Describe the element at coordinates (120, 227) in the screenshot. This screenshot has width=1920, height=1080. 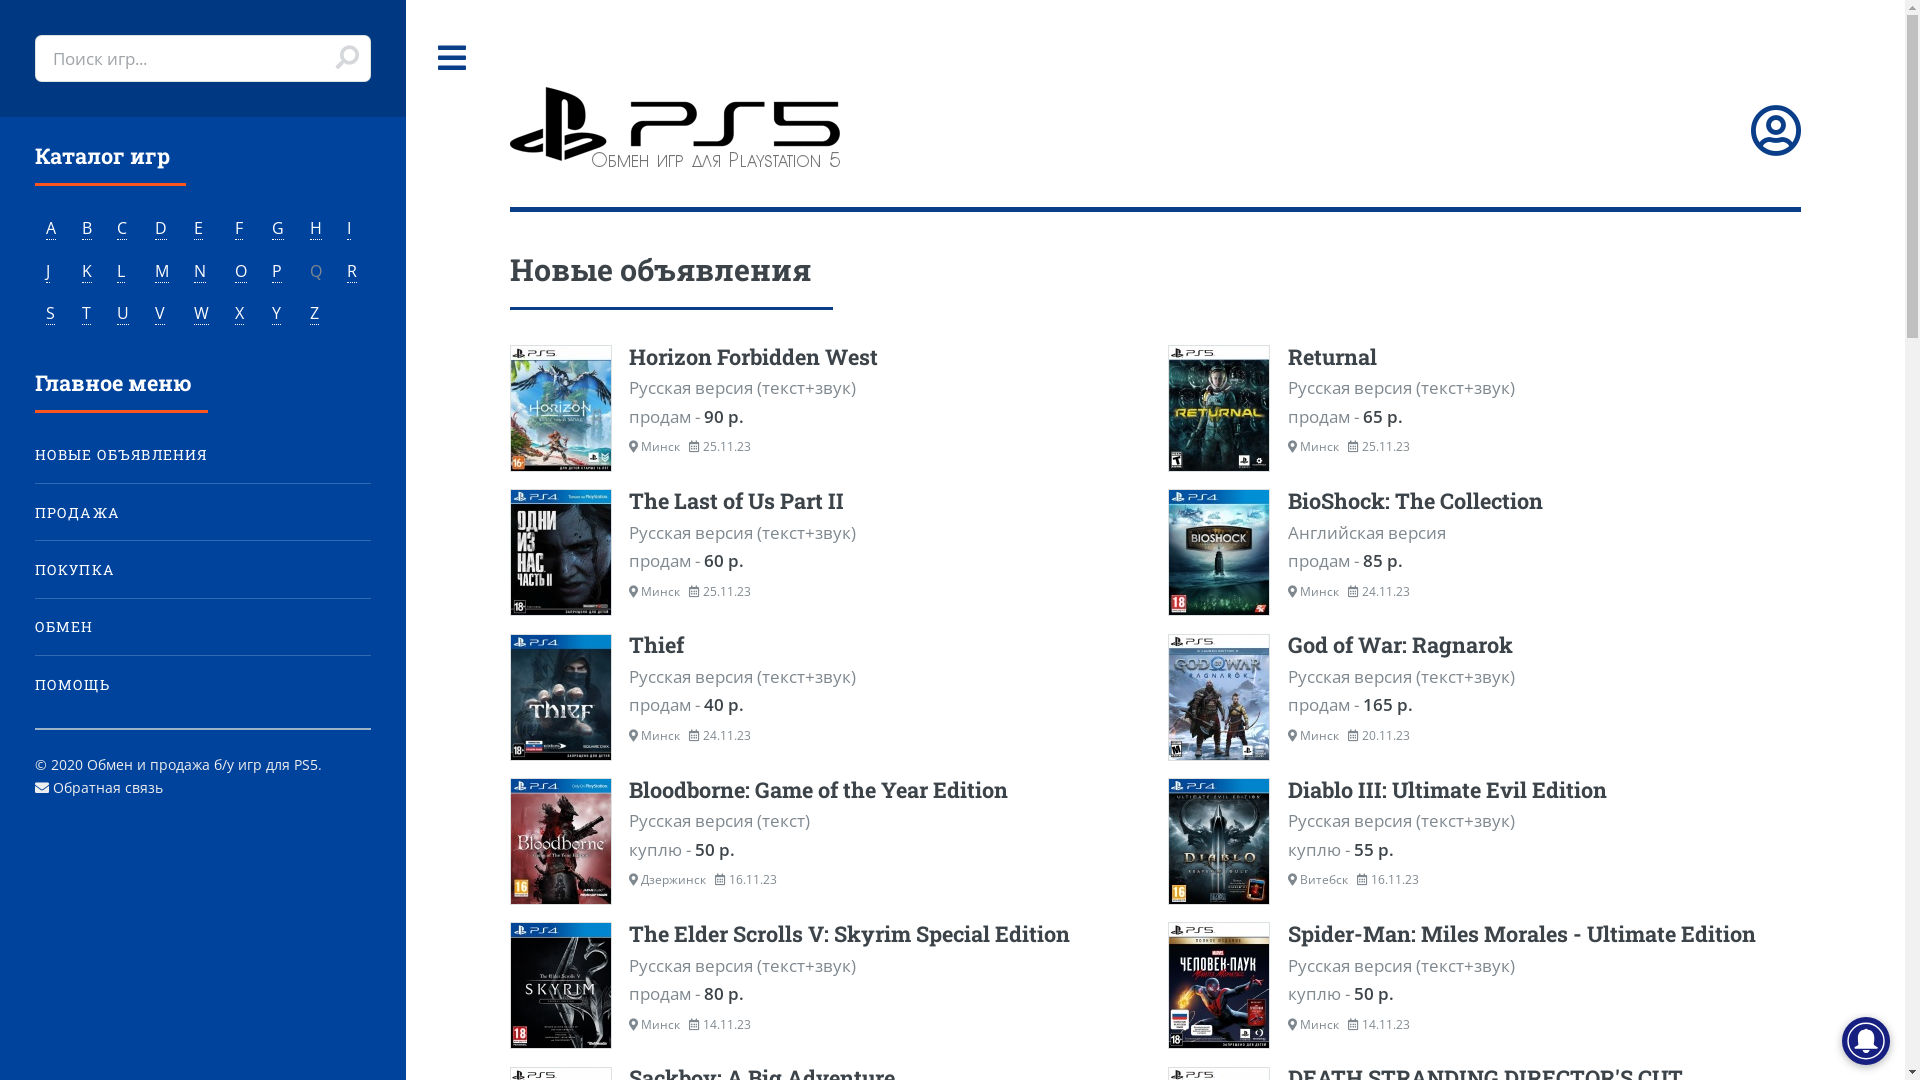
I see `'C'` at that location.